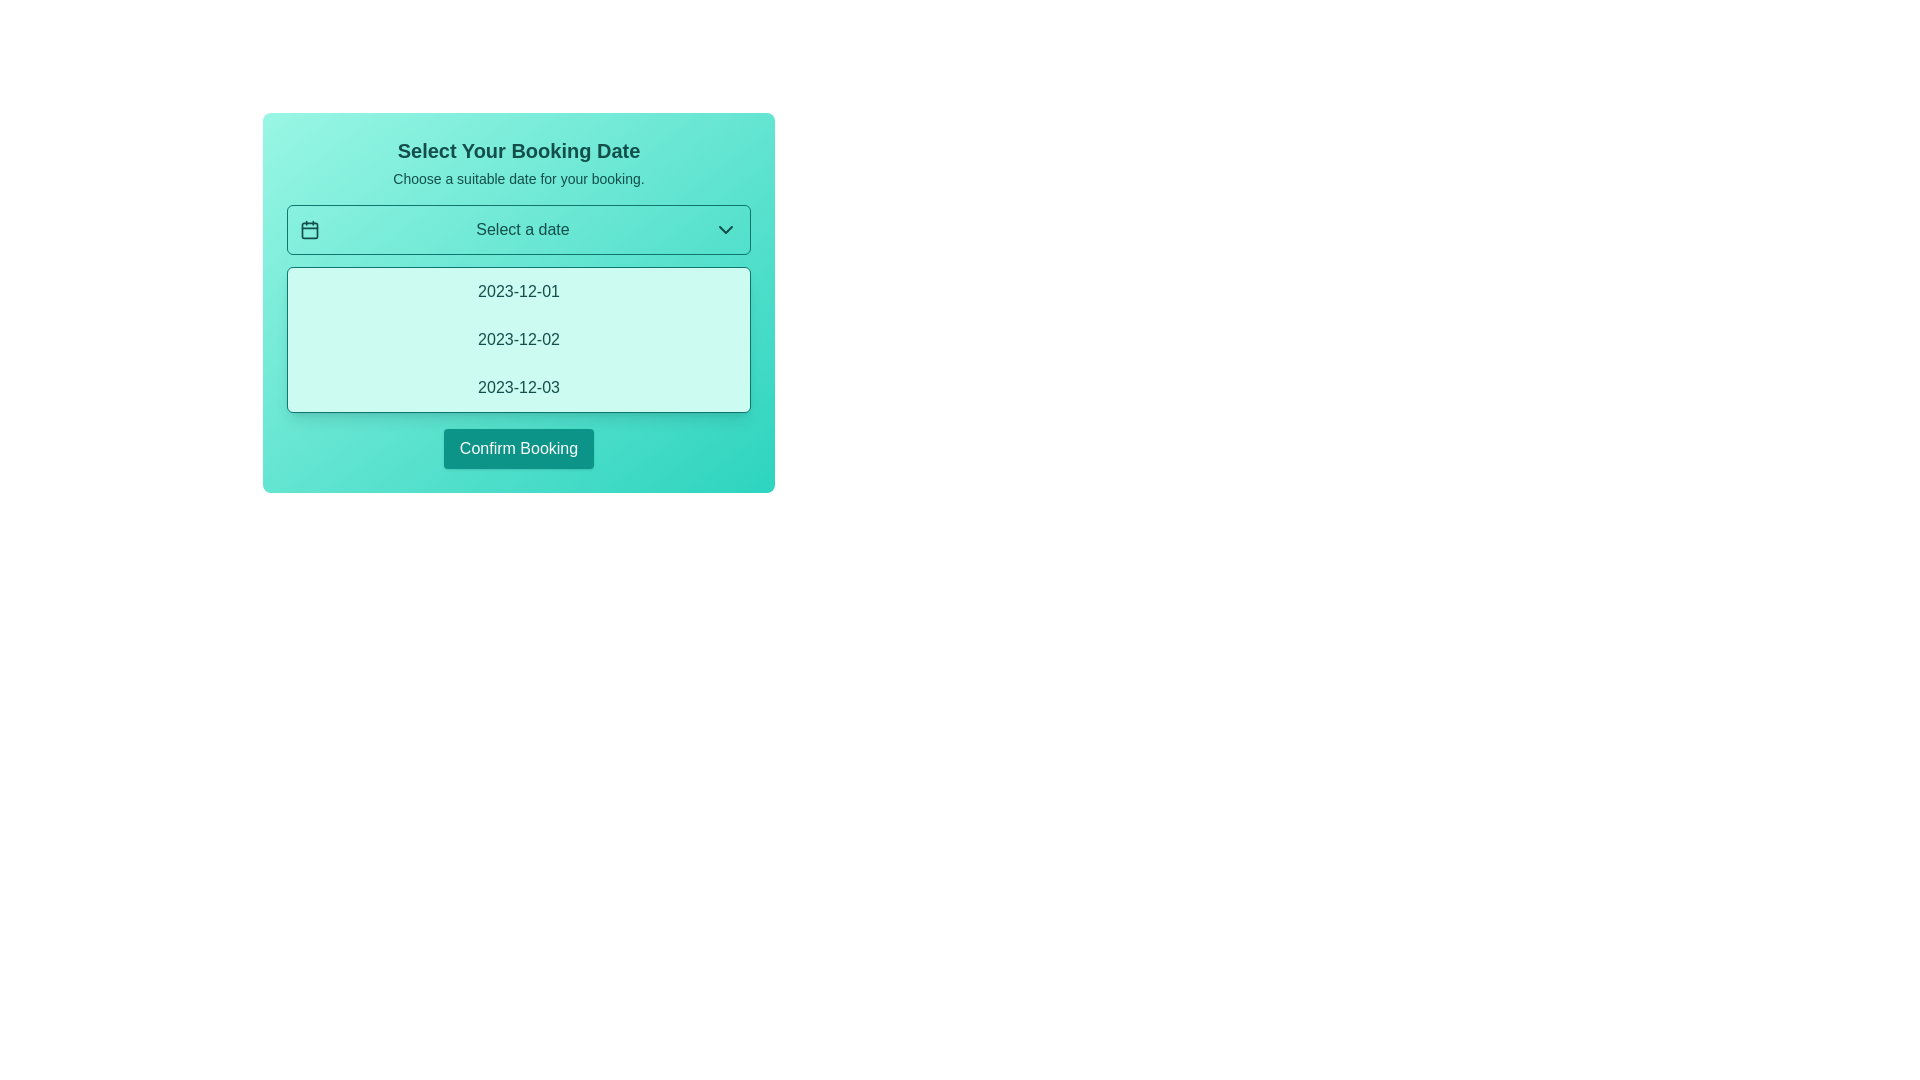 The image size is (1920, 1080). Describe the element at coordinates (518, 161) in the screenshot. I see `the Text Block that describes the action required from the user regarding selecting their booking date, located at the upper portion of the card` at that location.